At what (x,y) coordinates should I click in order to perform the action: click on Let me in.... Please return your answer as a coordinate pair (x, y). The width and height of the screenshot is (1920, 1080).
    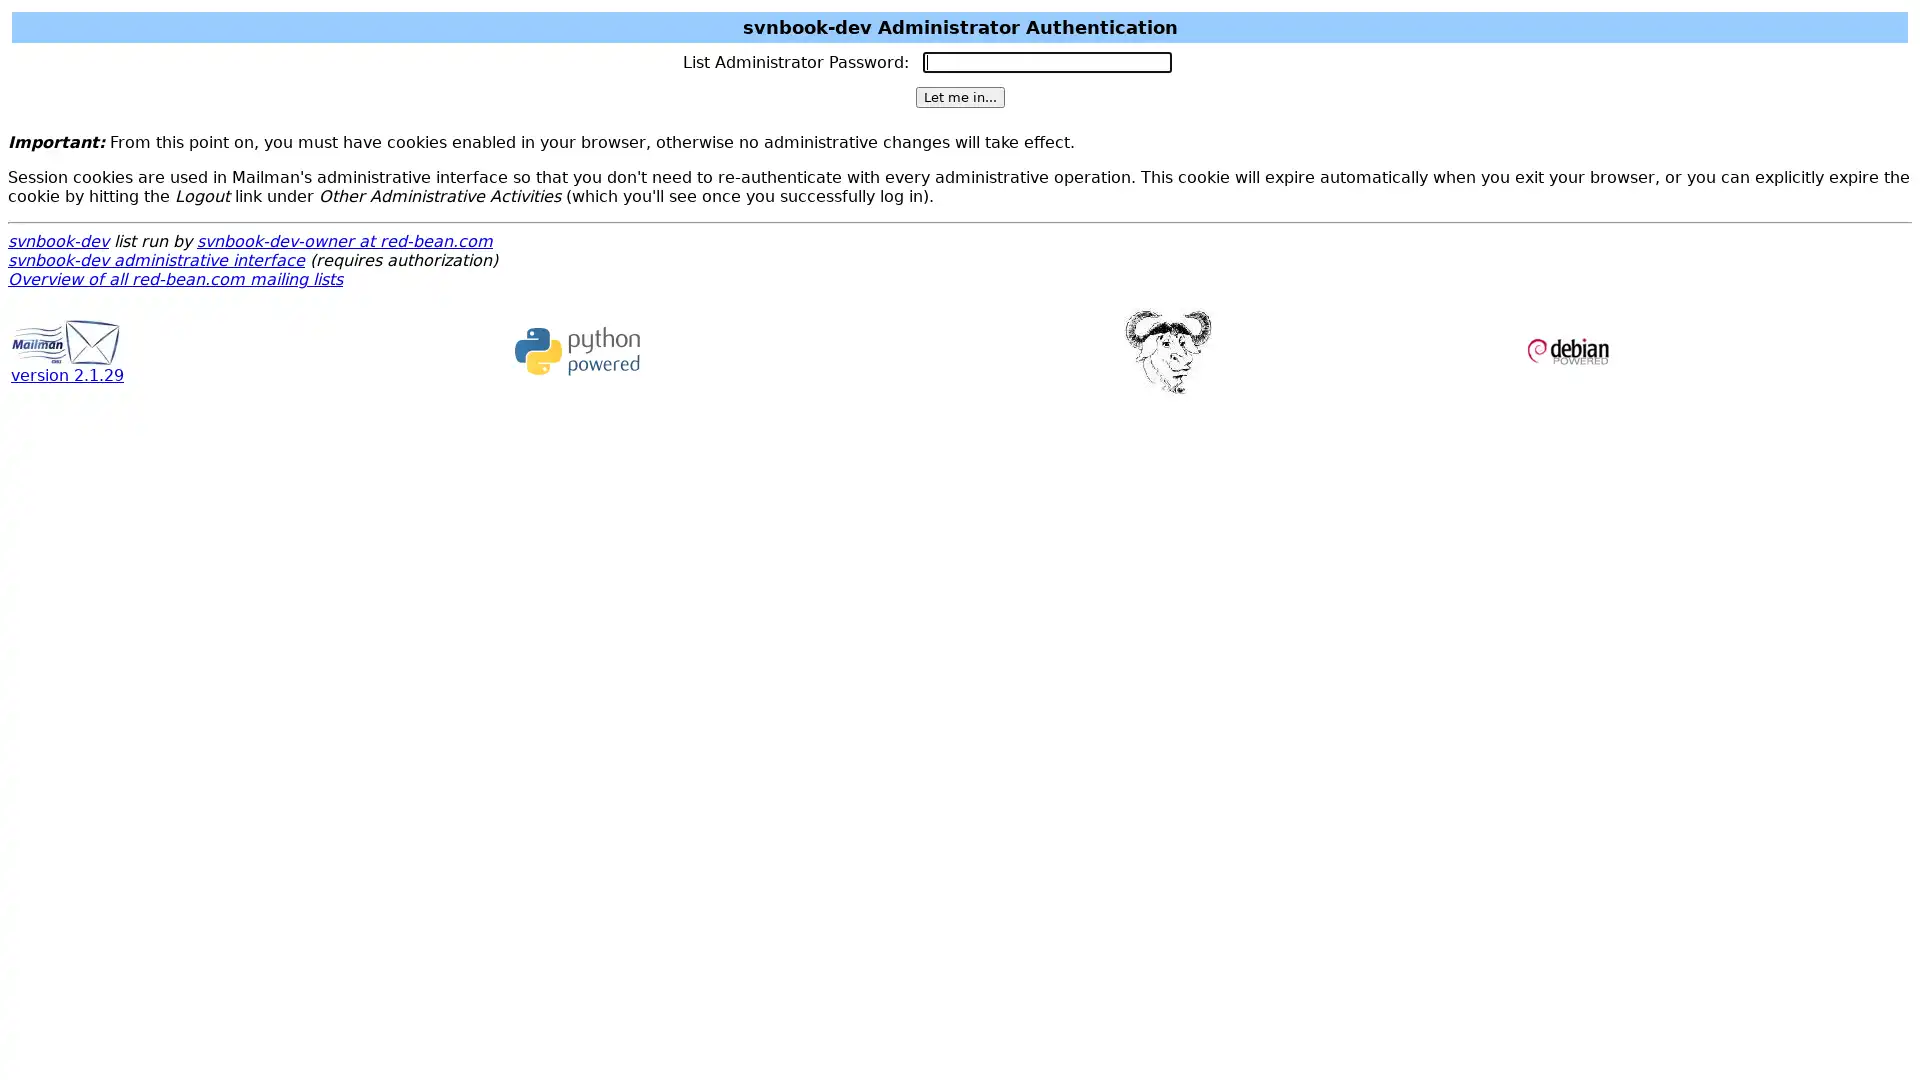
    Looking at the image, I should click on (958, 97).